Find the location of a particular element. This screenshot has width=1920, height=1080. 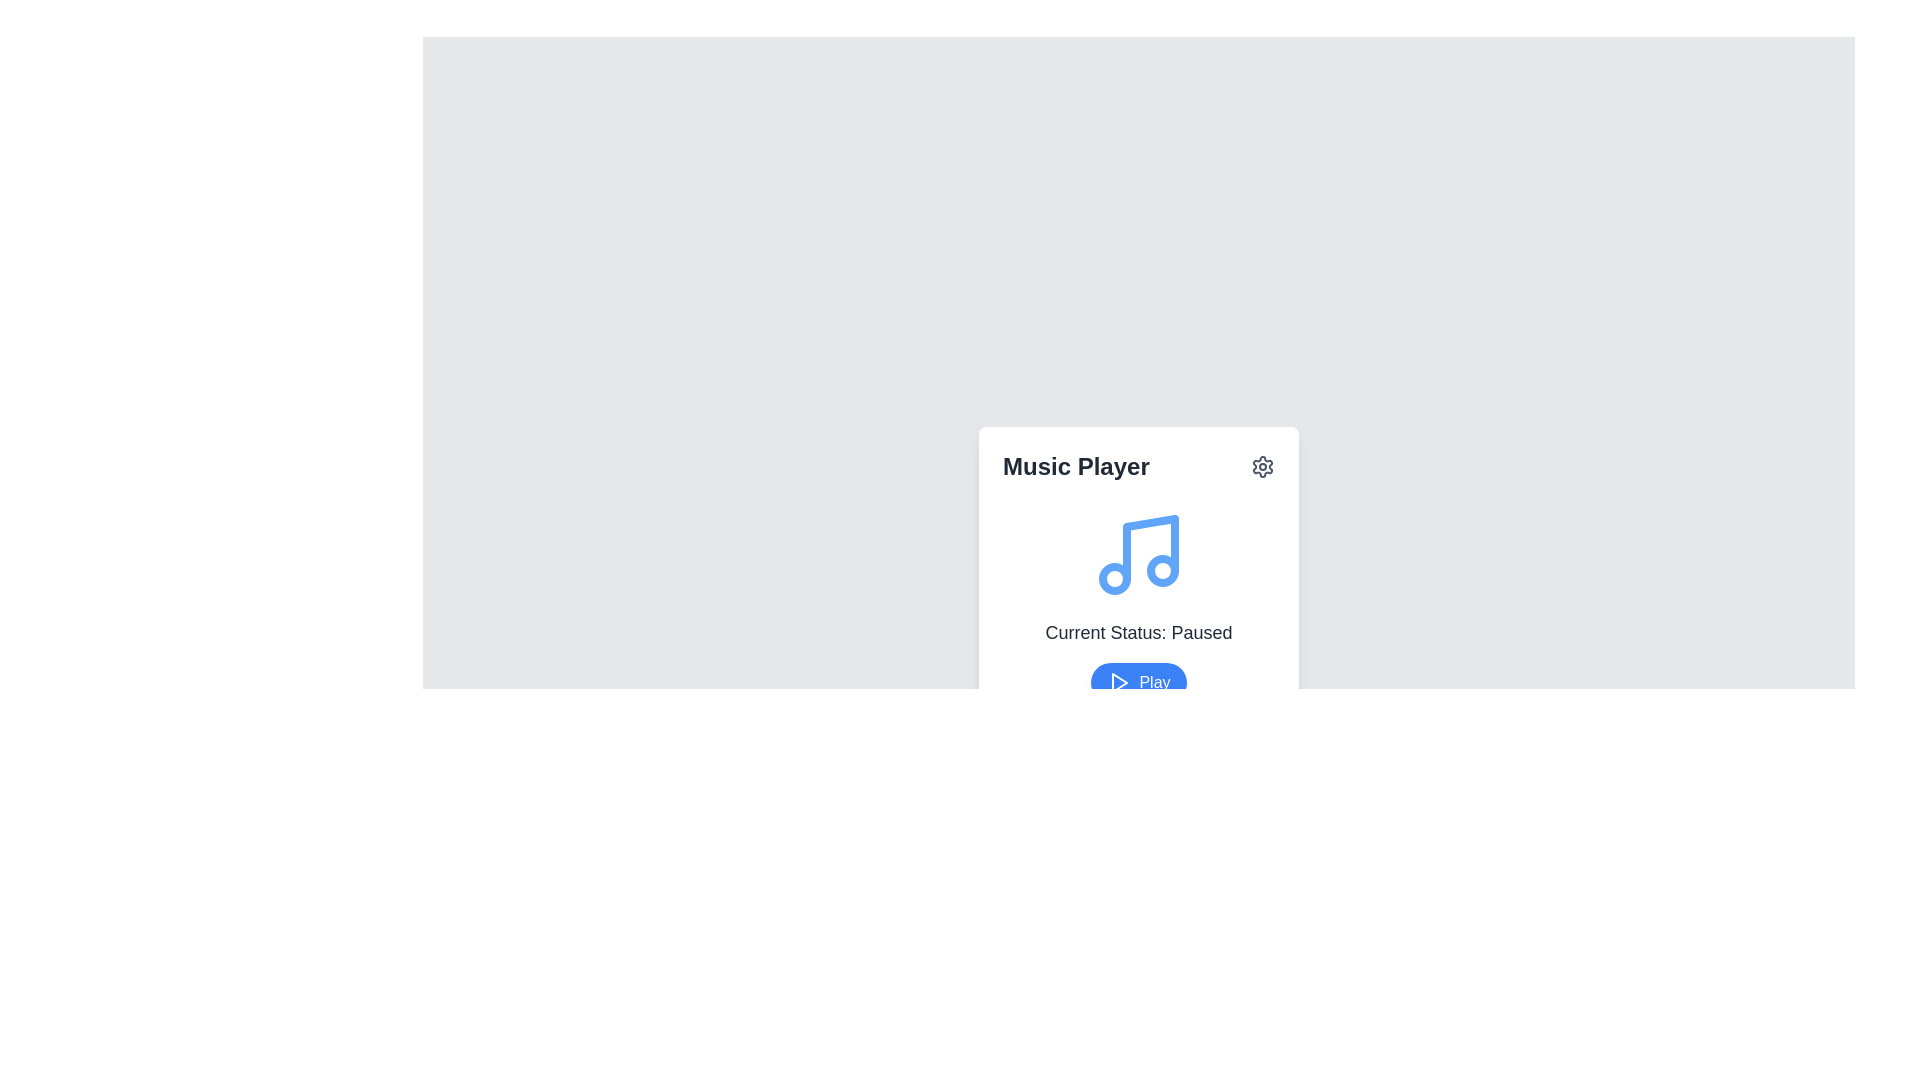

the triangular play icon embedded within the blue circular button labeled 'Play' at the bottom of the music player card is located at coordinates (1118, 681).